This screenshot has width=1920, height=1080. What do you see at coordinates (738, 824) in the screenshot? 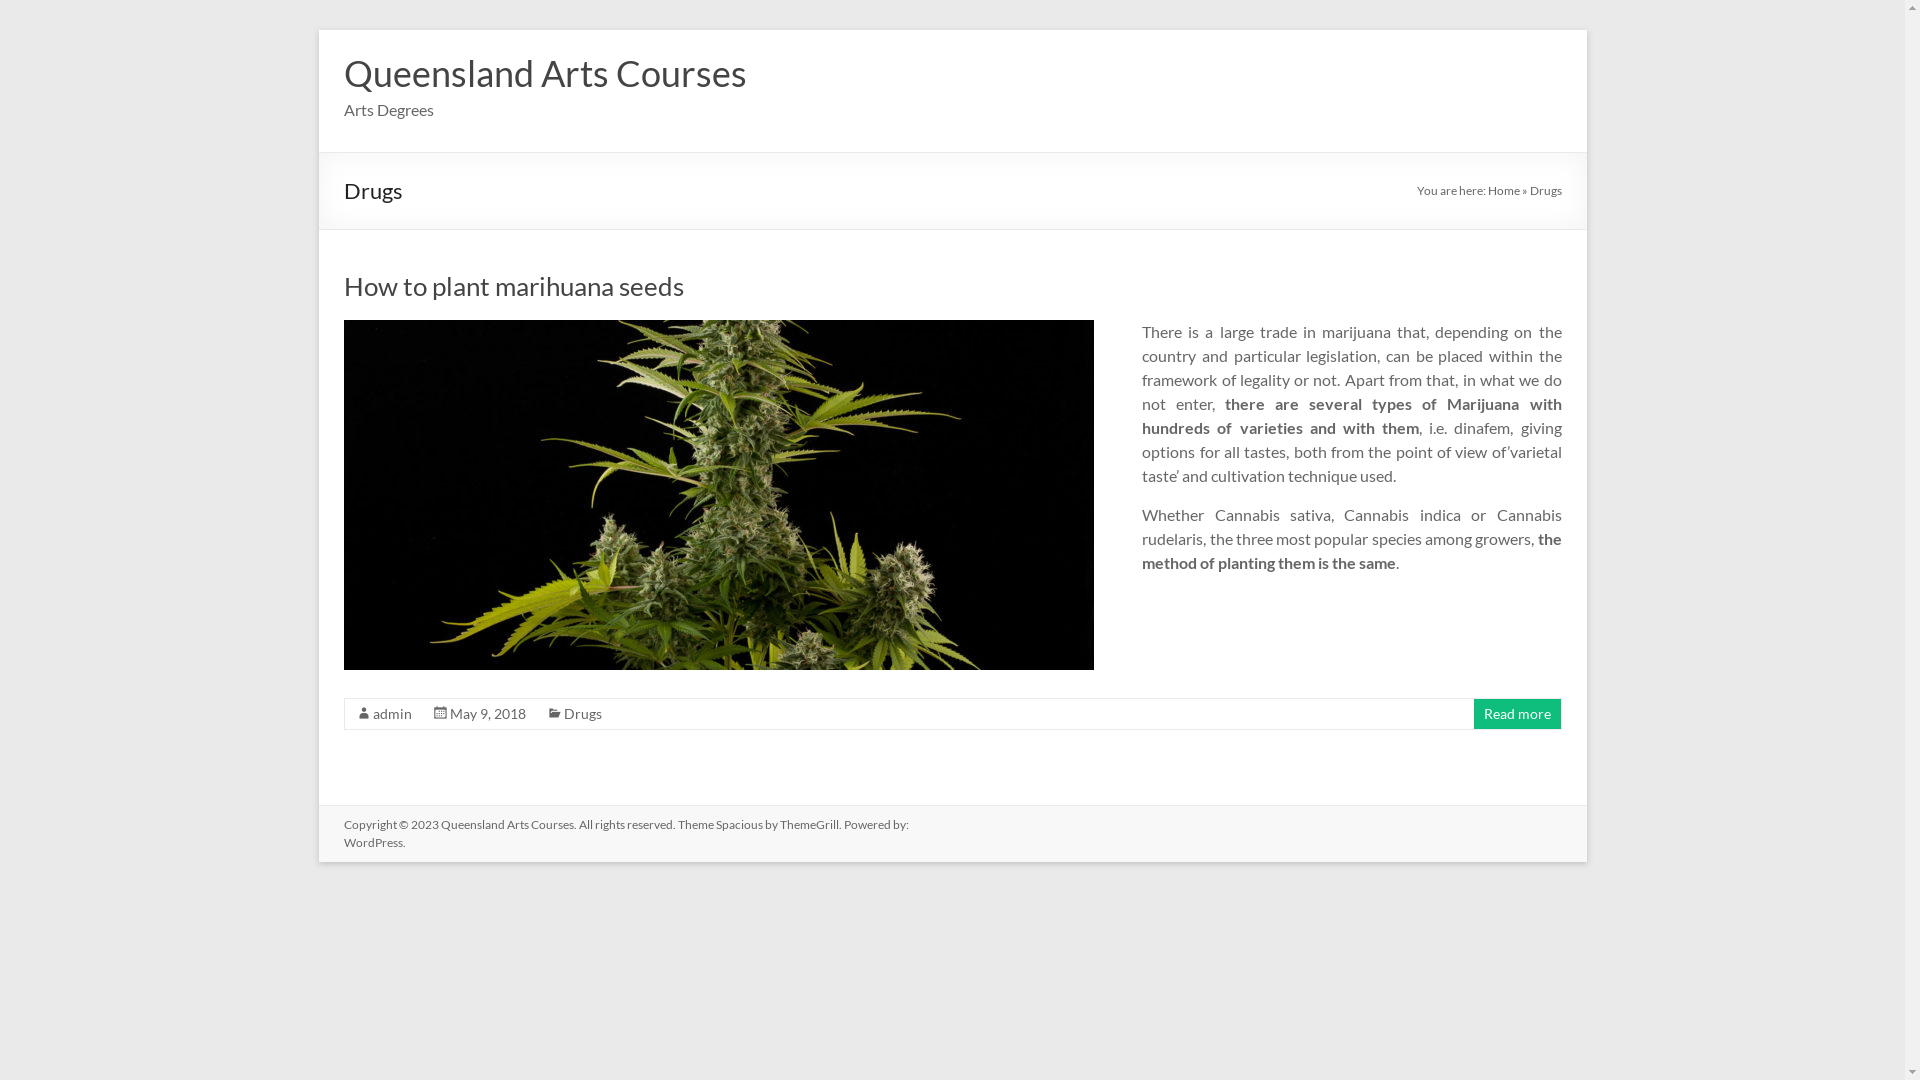
I see `'Spacious'` at bounding box center [738, 824].